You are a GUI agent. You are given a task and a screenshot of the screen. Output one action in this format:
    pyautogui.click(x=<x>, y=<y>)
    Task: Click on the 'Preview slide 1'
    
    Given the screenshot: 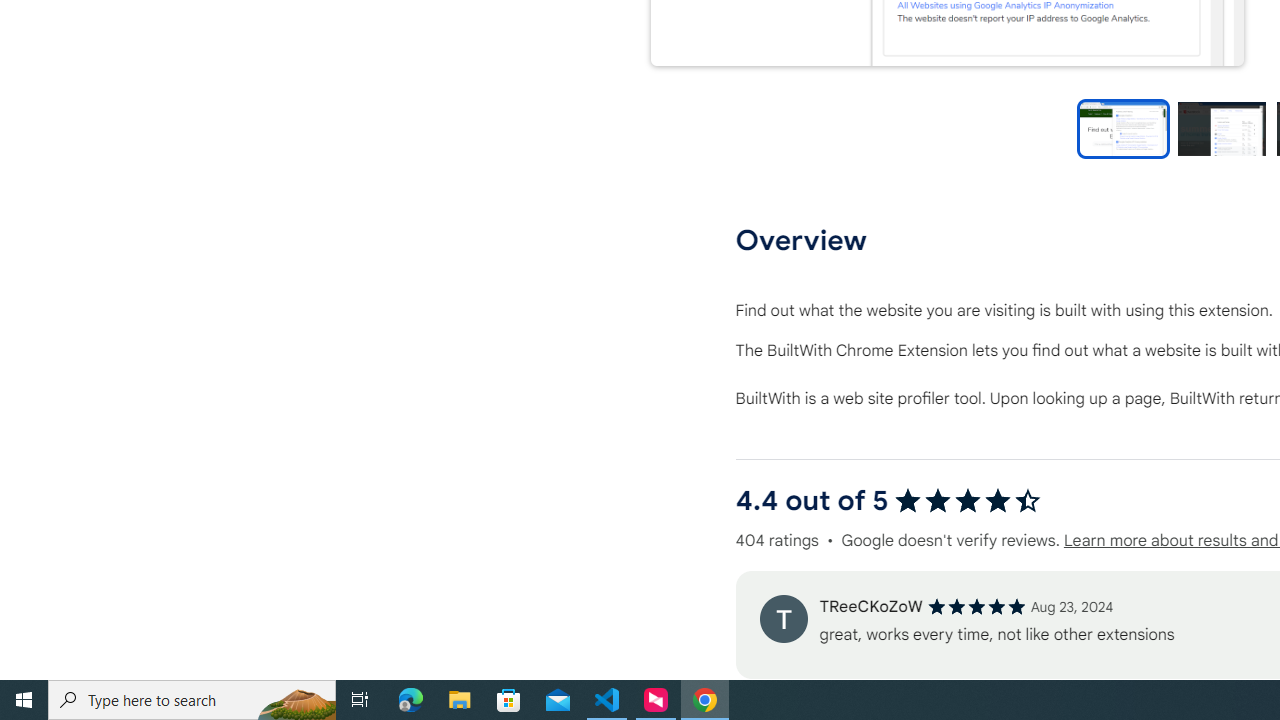 What is the action you would take?
    pyautogui.click(x=1123, y=128)
    